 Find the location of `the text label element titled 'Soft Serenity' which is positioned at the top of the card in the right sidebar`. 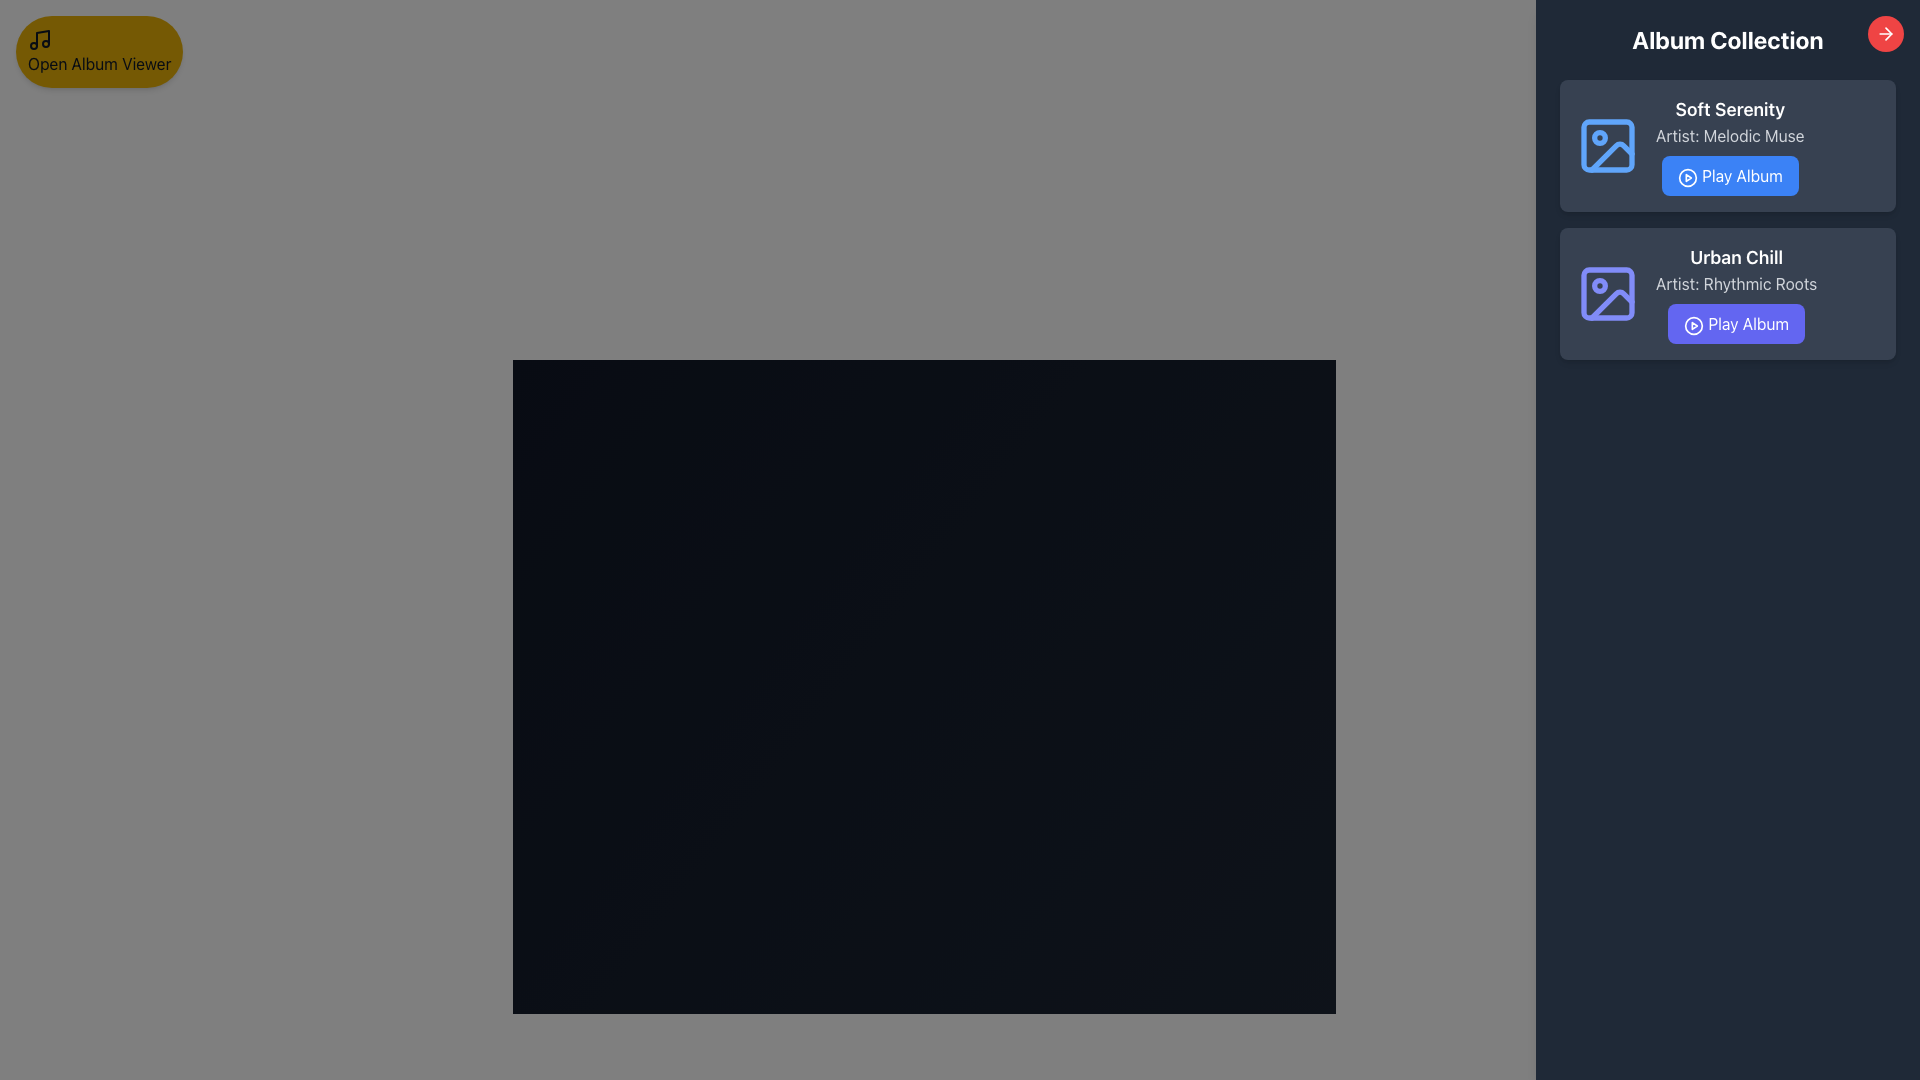

the text label element titled 'Soft Serenity' which is positioned at the top of the card in the right sidebar is located at coordinates (1729, 110).